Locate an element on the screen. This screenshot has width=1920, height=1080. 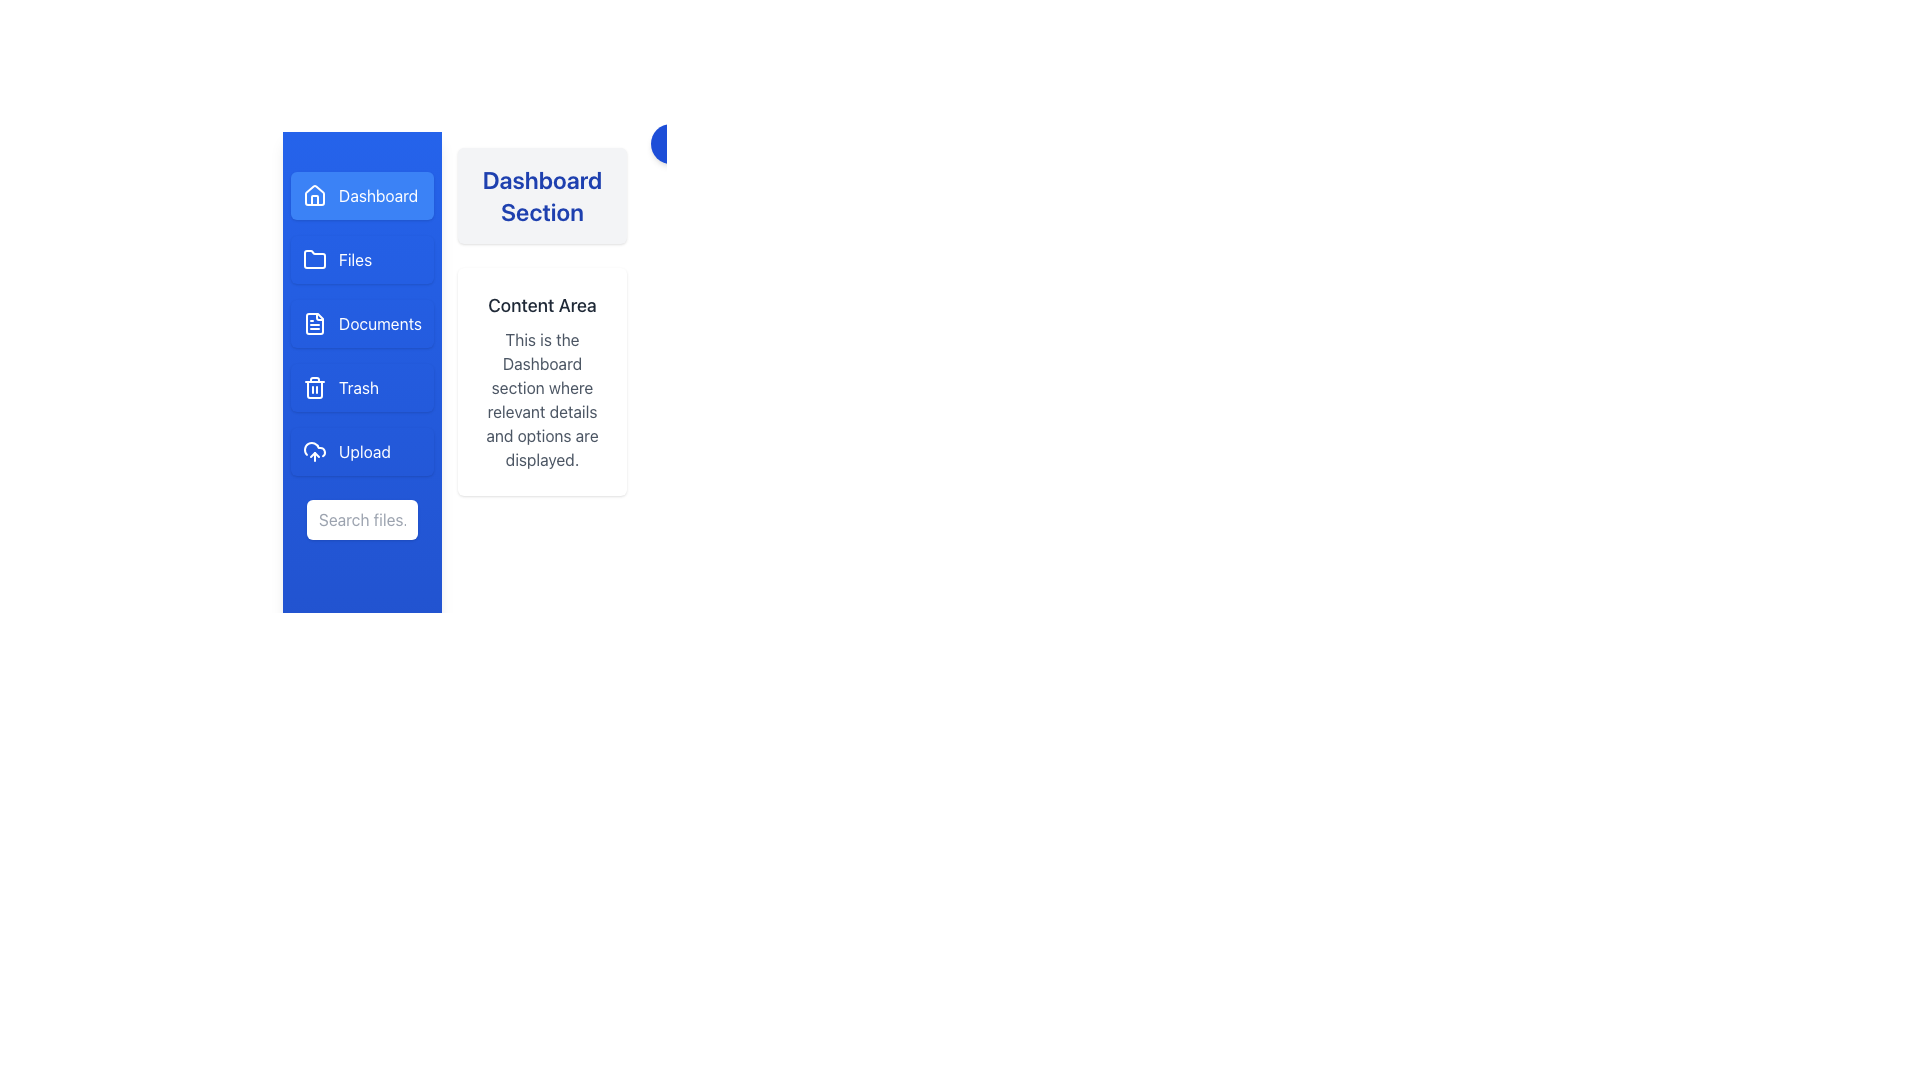
the 'Dashboard' icon located at the top of the navigation menu on the left side of the interface to trigger any associated hover states is located at coordinates (314, 195).